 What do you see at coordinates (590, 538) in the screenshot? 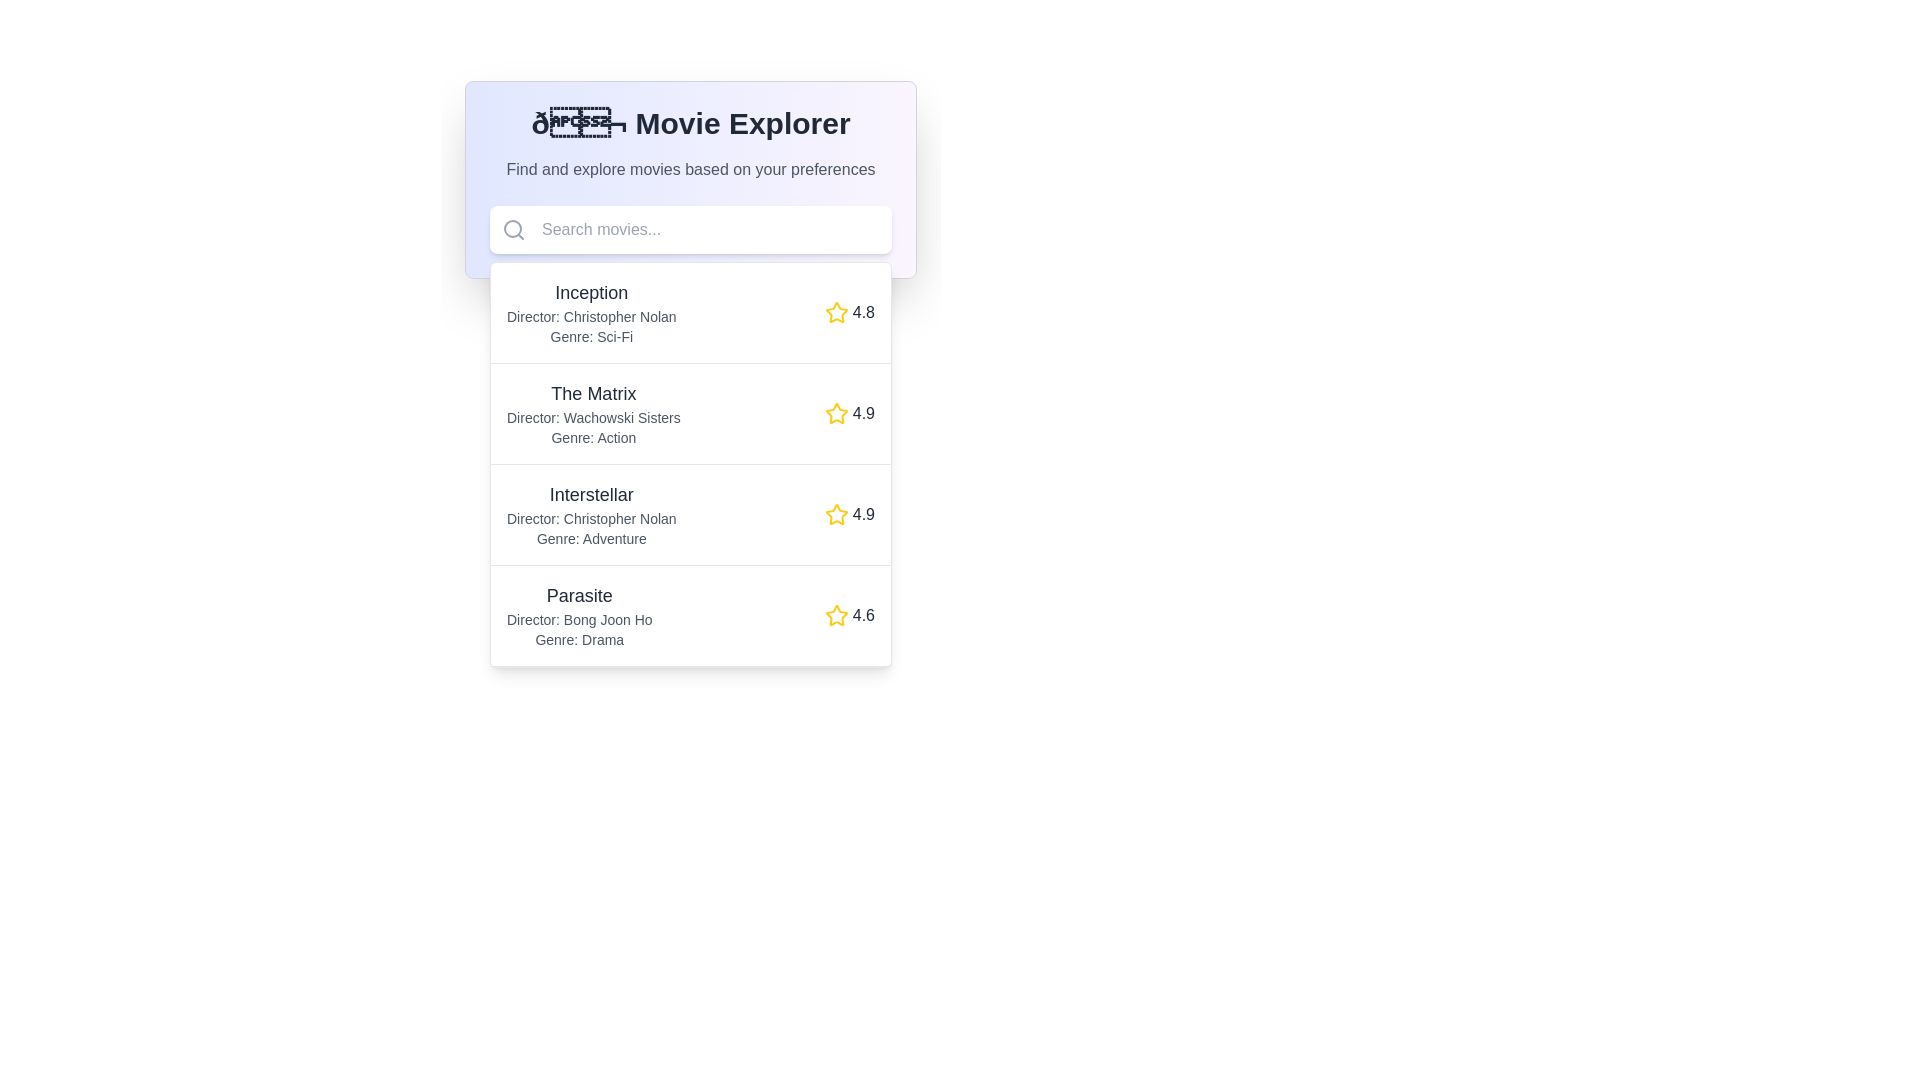
I see `the text label displaying 'Genre: Adventure', which is styled with a smaller font size and grey color, located below 'Director: Christopher Nolan' in the 'Interstellar' movie entry` at bounding box center [590, 538].